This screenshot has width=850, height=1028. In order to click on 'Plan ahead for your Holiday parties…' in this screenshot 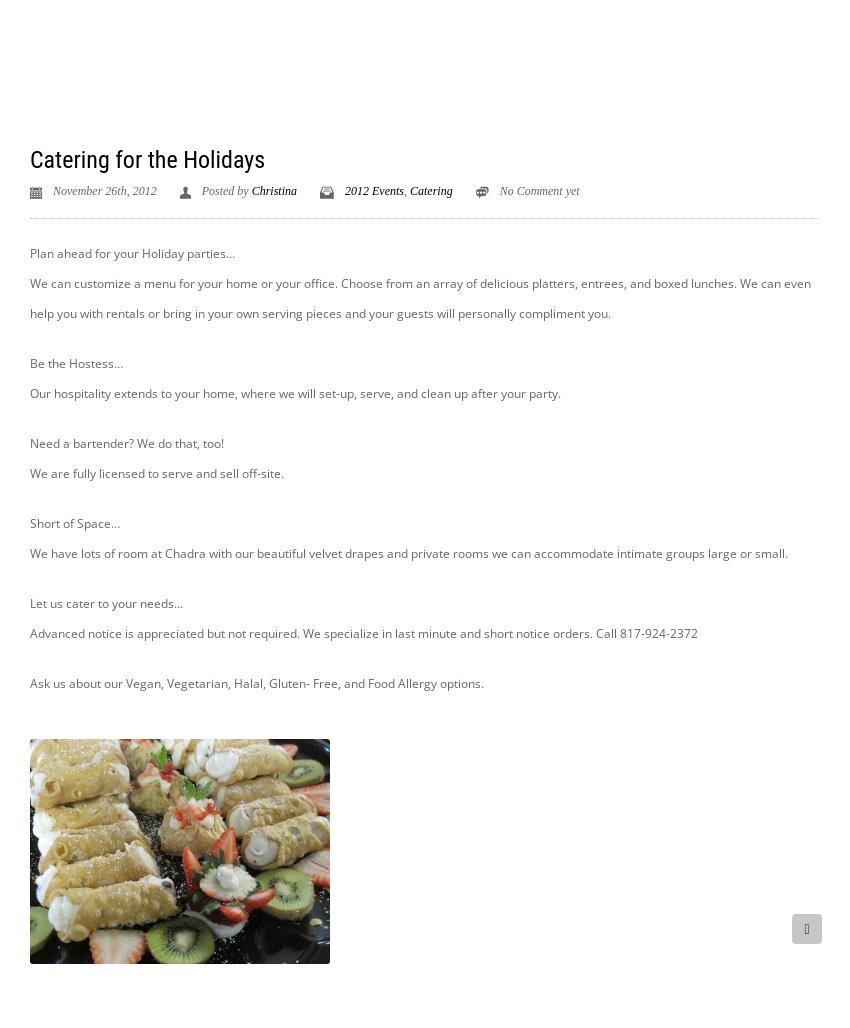, I will do `click(132, 251)`.